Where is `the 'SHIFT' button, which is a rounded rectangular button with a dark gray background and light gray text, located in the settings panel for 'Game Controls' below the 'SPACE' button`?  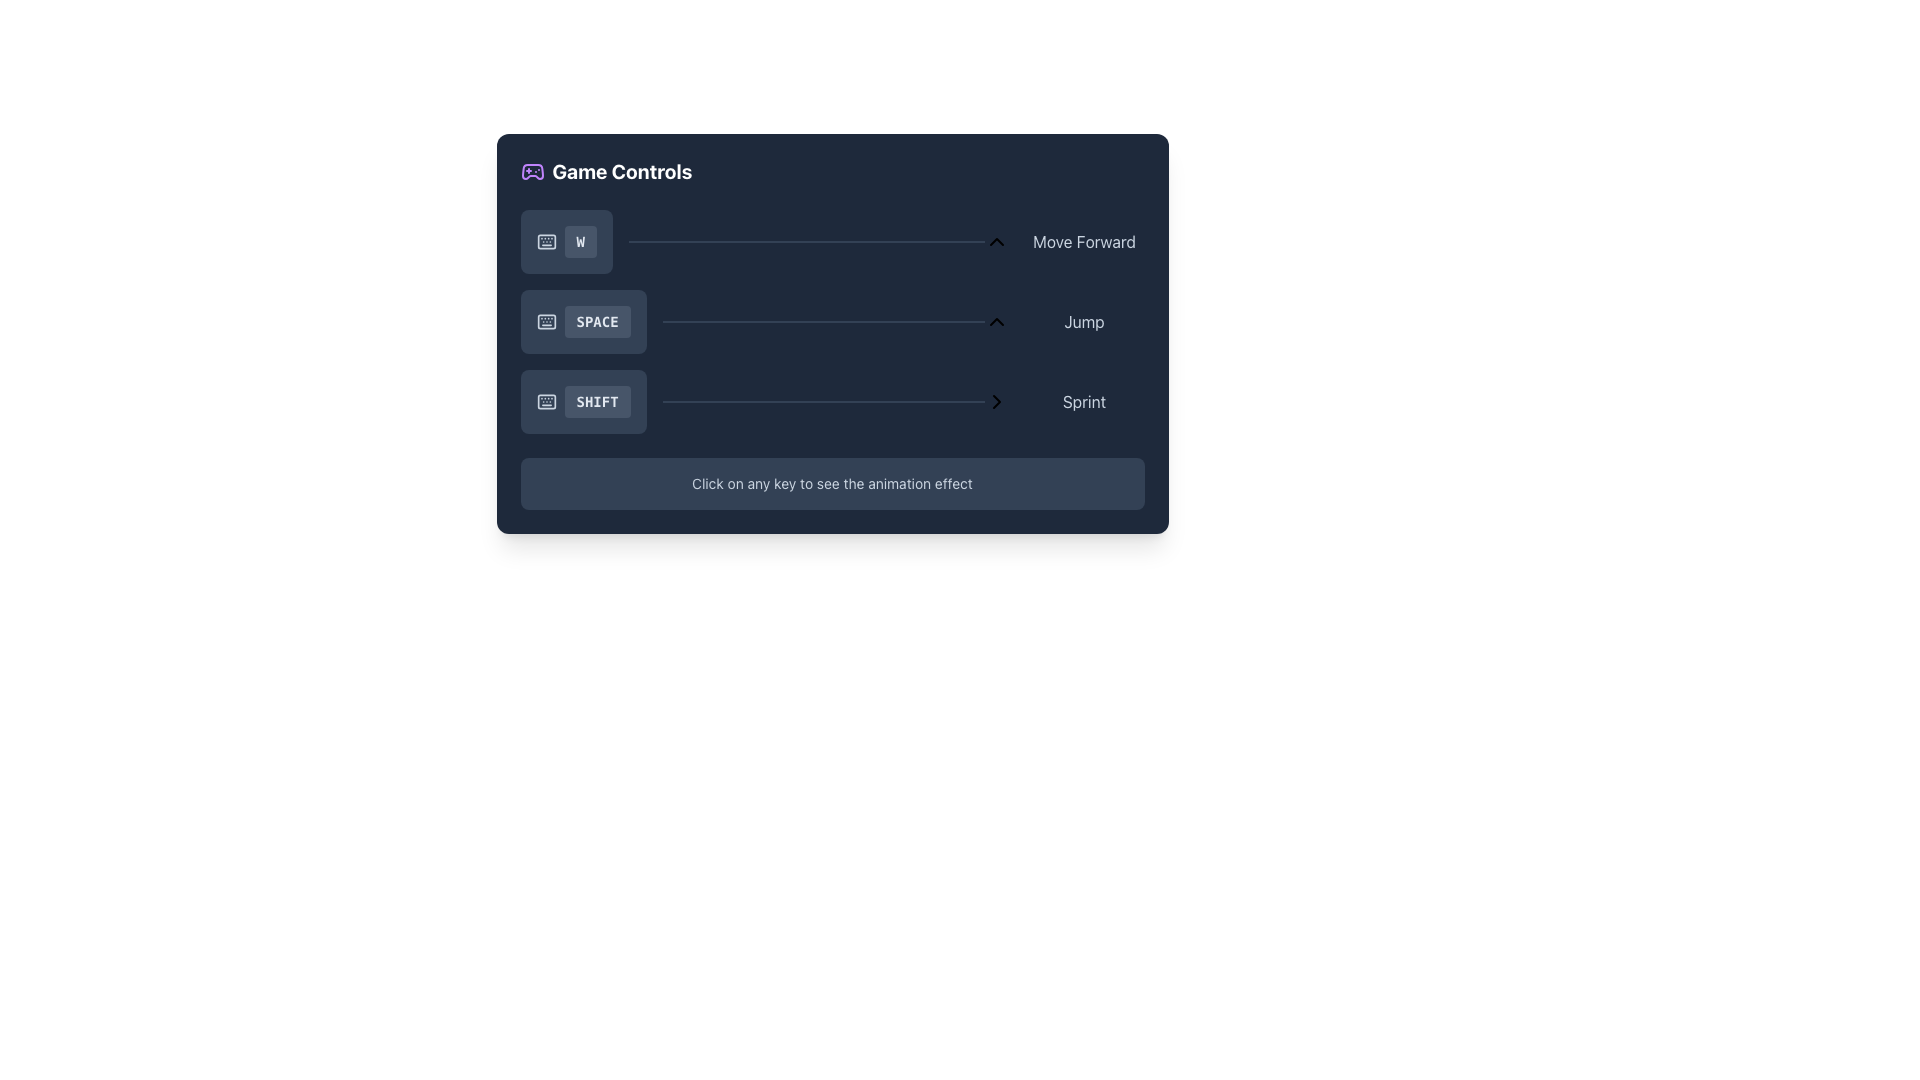
the 'SHIFT' button, which is a rounded rectangular button with a dark gray background and light gray text, located in the settings panel for 'Game Controls' below the 'SPACE' button is located at coordinates (582, 401).